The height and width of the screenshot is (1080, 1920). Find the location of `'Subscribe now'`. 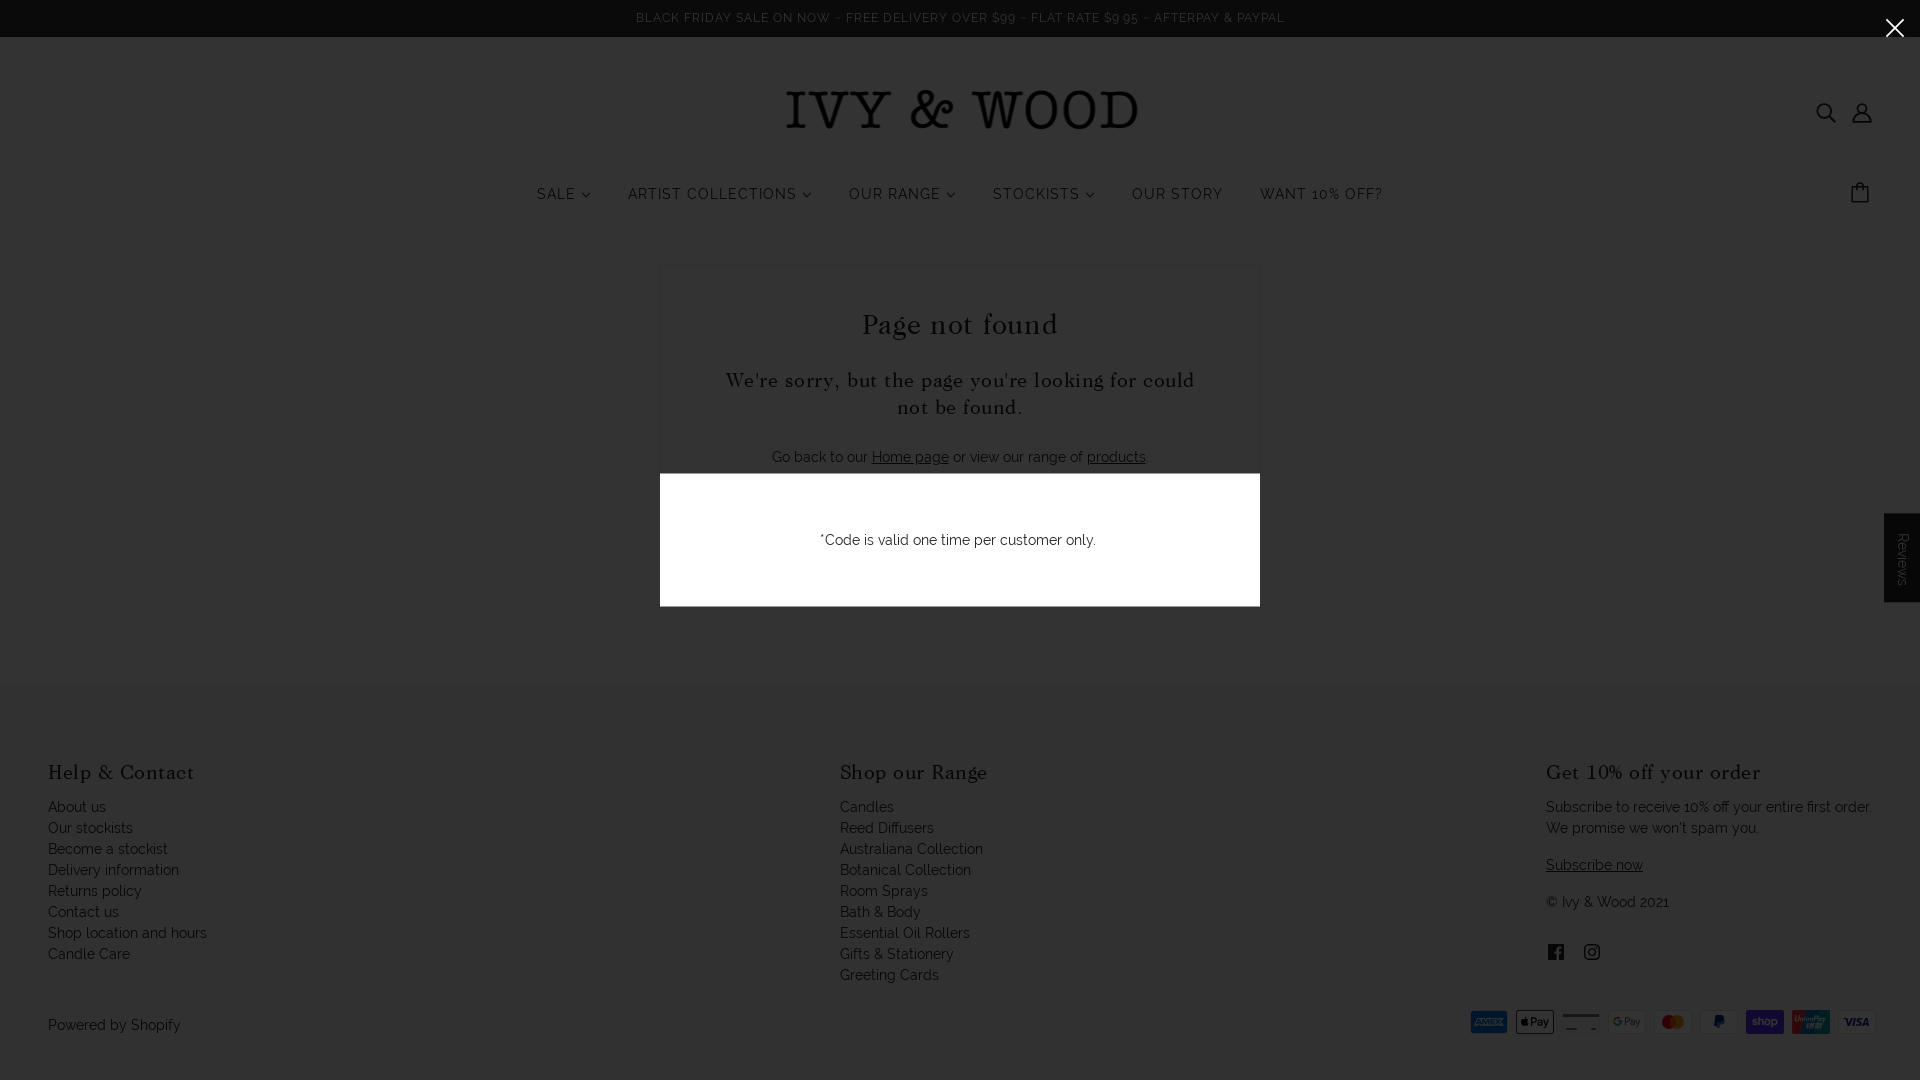

'Subscribe now' is located at coordinates (1593, 863).